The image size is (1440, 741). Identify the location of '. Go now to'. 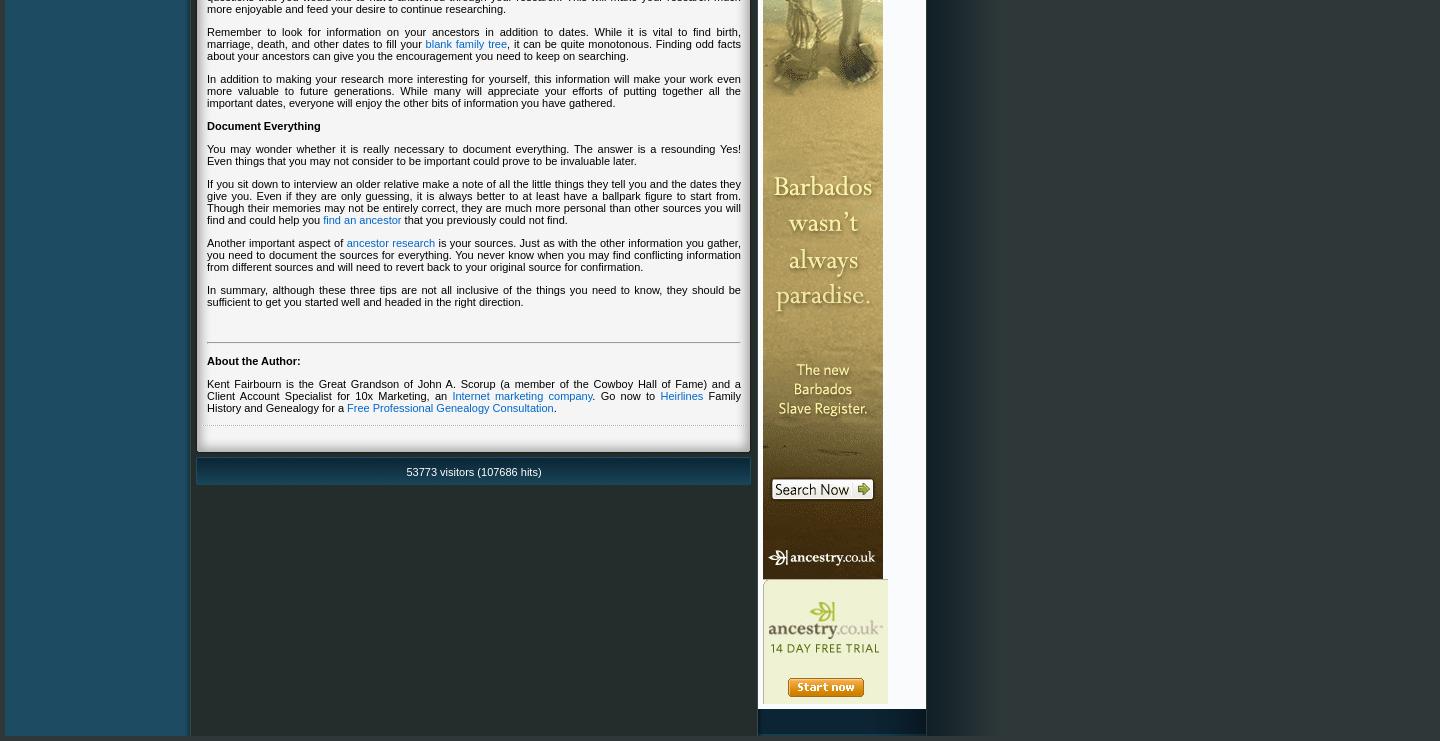
(624, 395).